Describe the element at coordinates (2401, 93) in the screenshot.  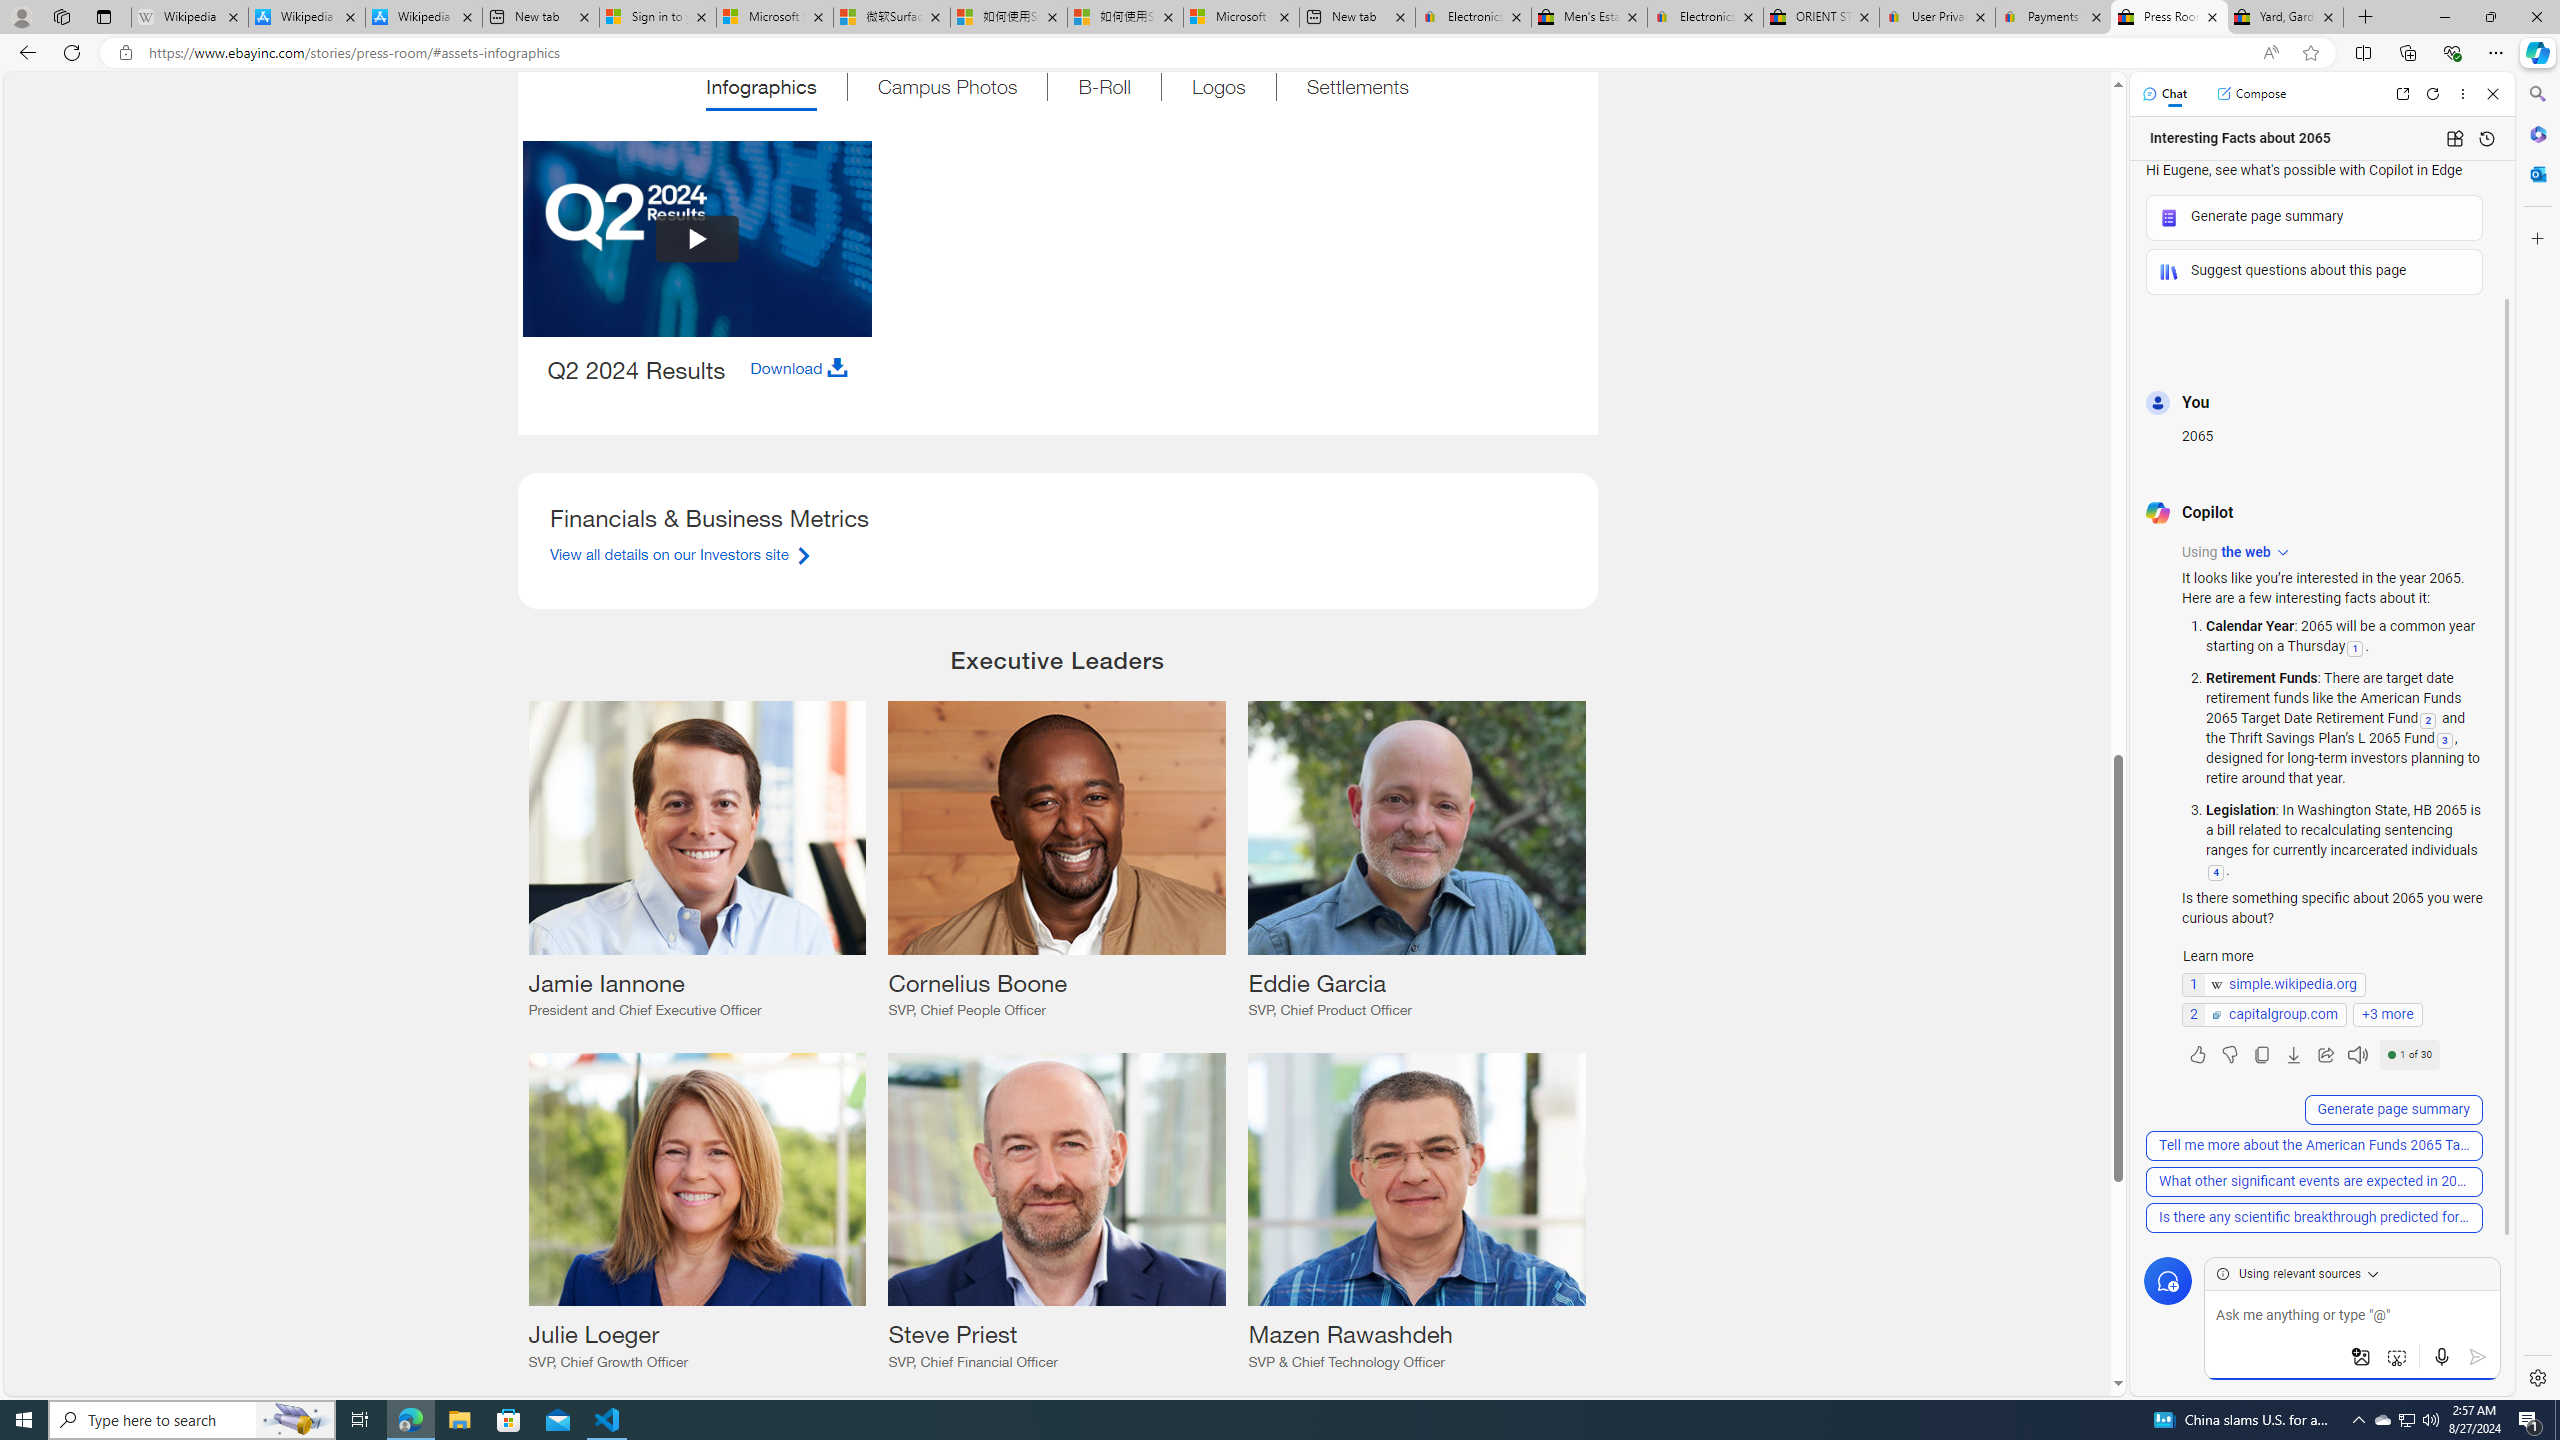
I see `'Open link in new tab'` at that location.